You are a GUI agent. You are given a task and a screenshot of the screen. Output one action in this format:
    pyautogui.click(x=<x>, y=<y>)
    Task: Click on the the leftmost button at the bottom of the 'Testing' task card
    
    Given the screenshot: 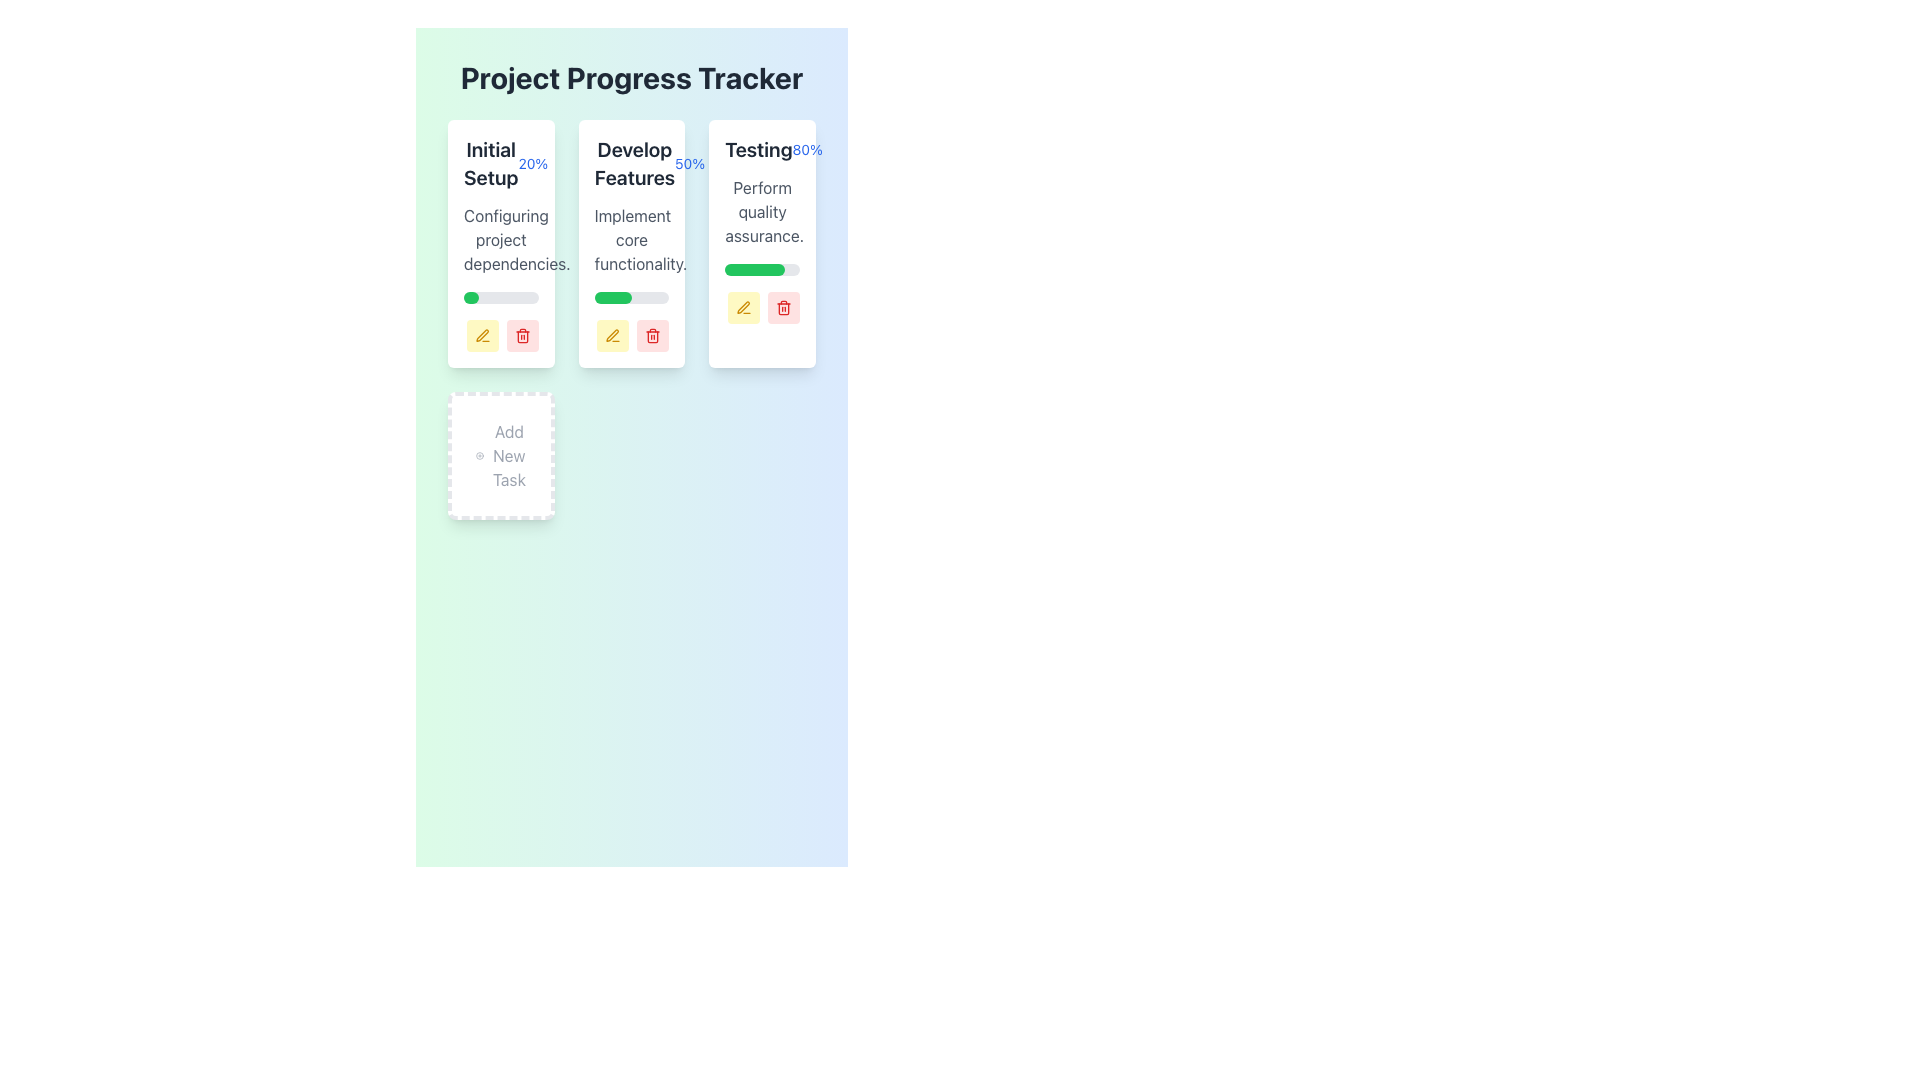 What is the action you would take?
    pyautogui.click(x=743, y=308)
    